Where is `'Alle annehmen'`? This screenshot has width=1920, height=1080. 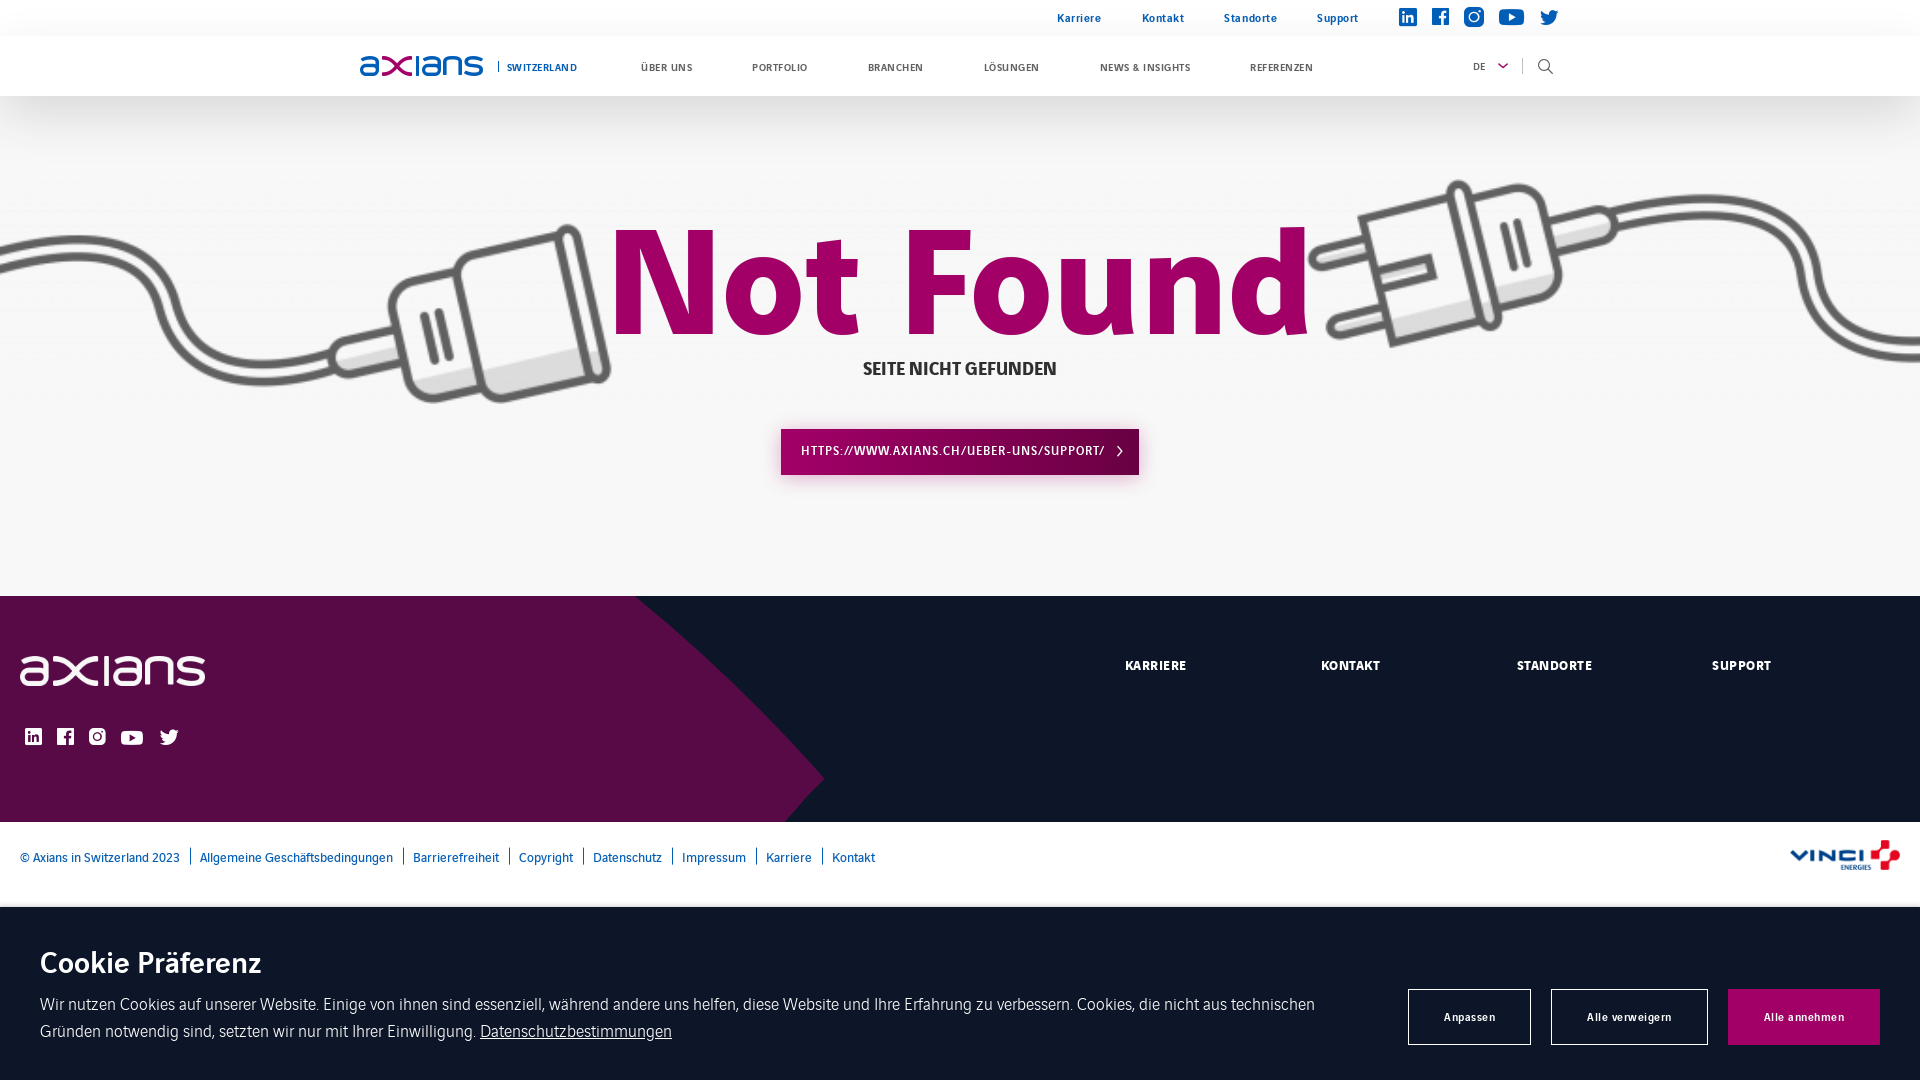 'Alle annehmen' is located at coordinates (1804, 1017).